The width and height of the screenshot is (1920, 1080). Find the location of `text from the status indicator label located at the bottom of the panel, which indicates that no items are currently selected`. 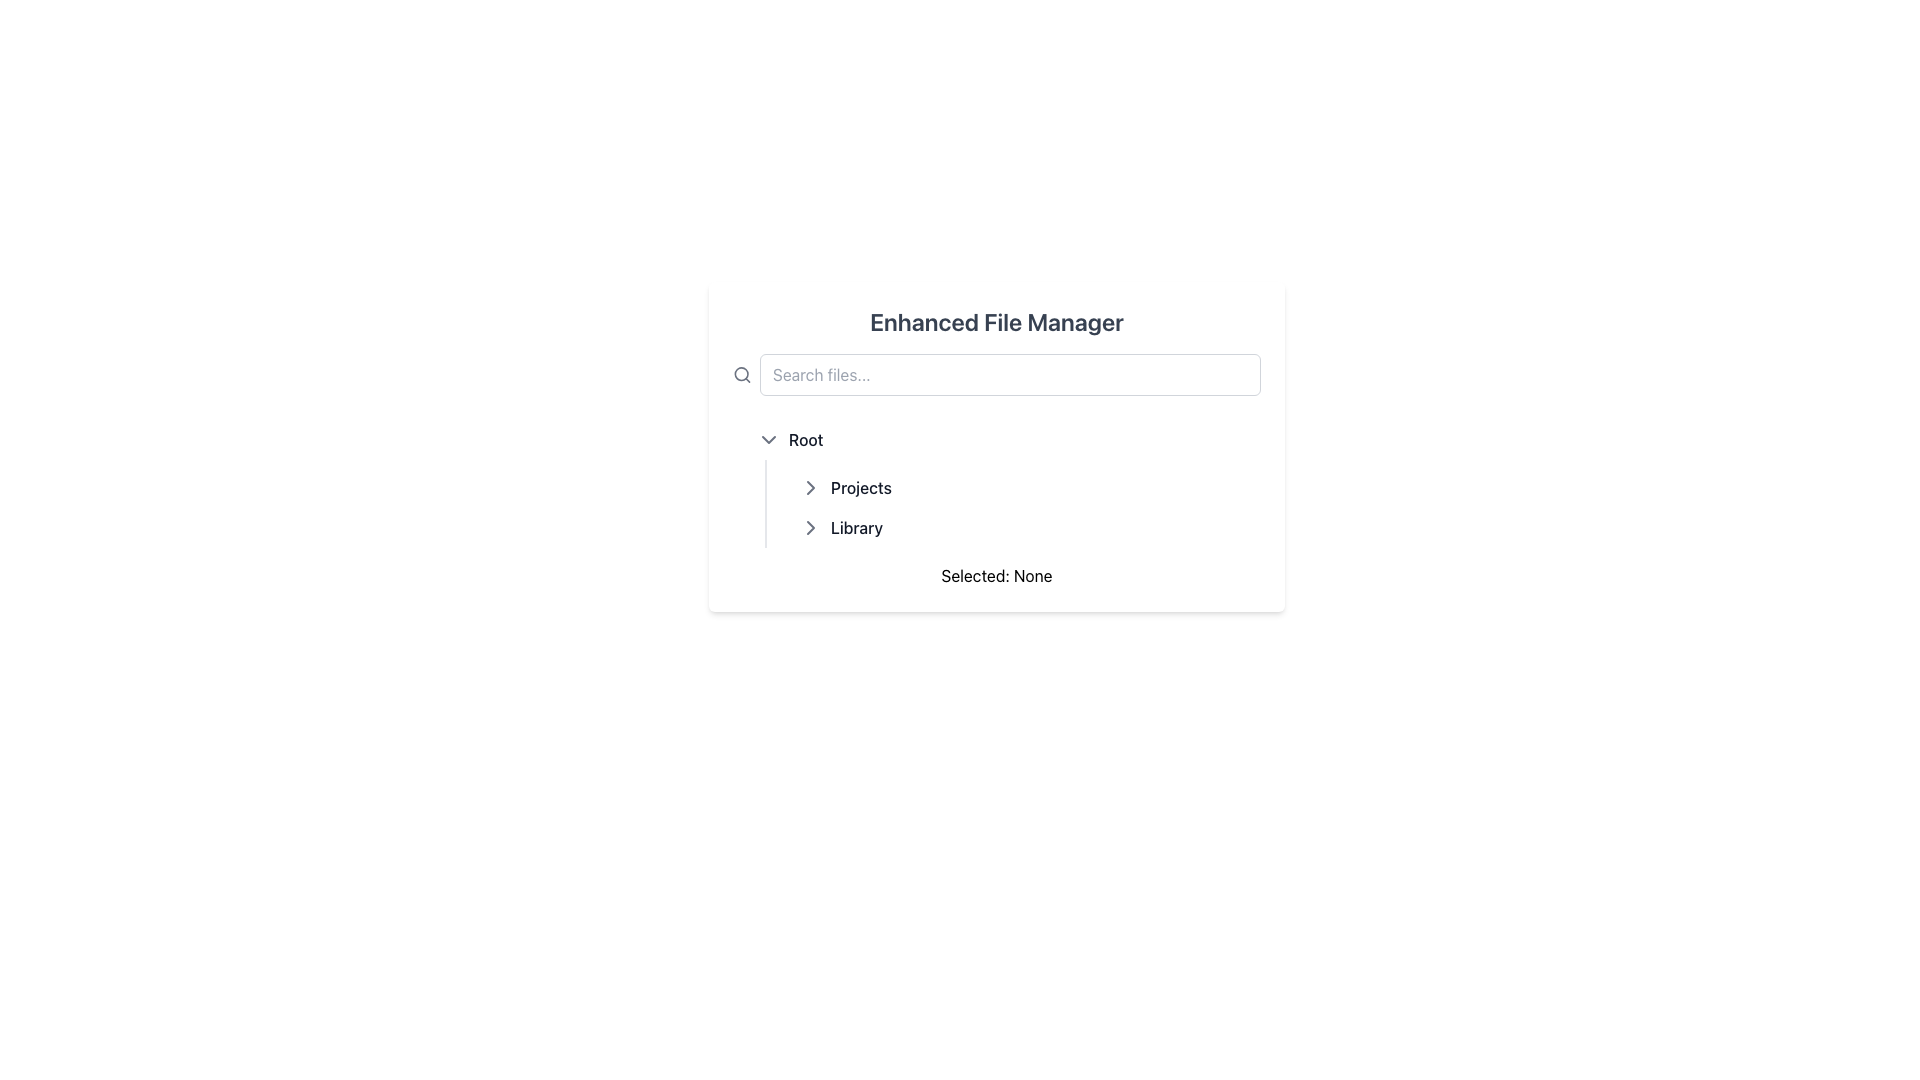

text from the status indicator label located at the bottom of the panel, which indicates that no items are currently selected is located at coordinates (997, 575).